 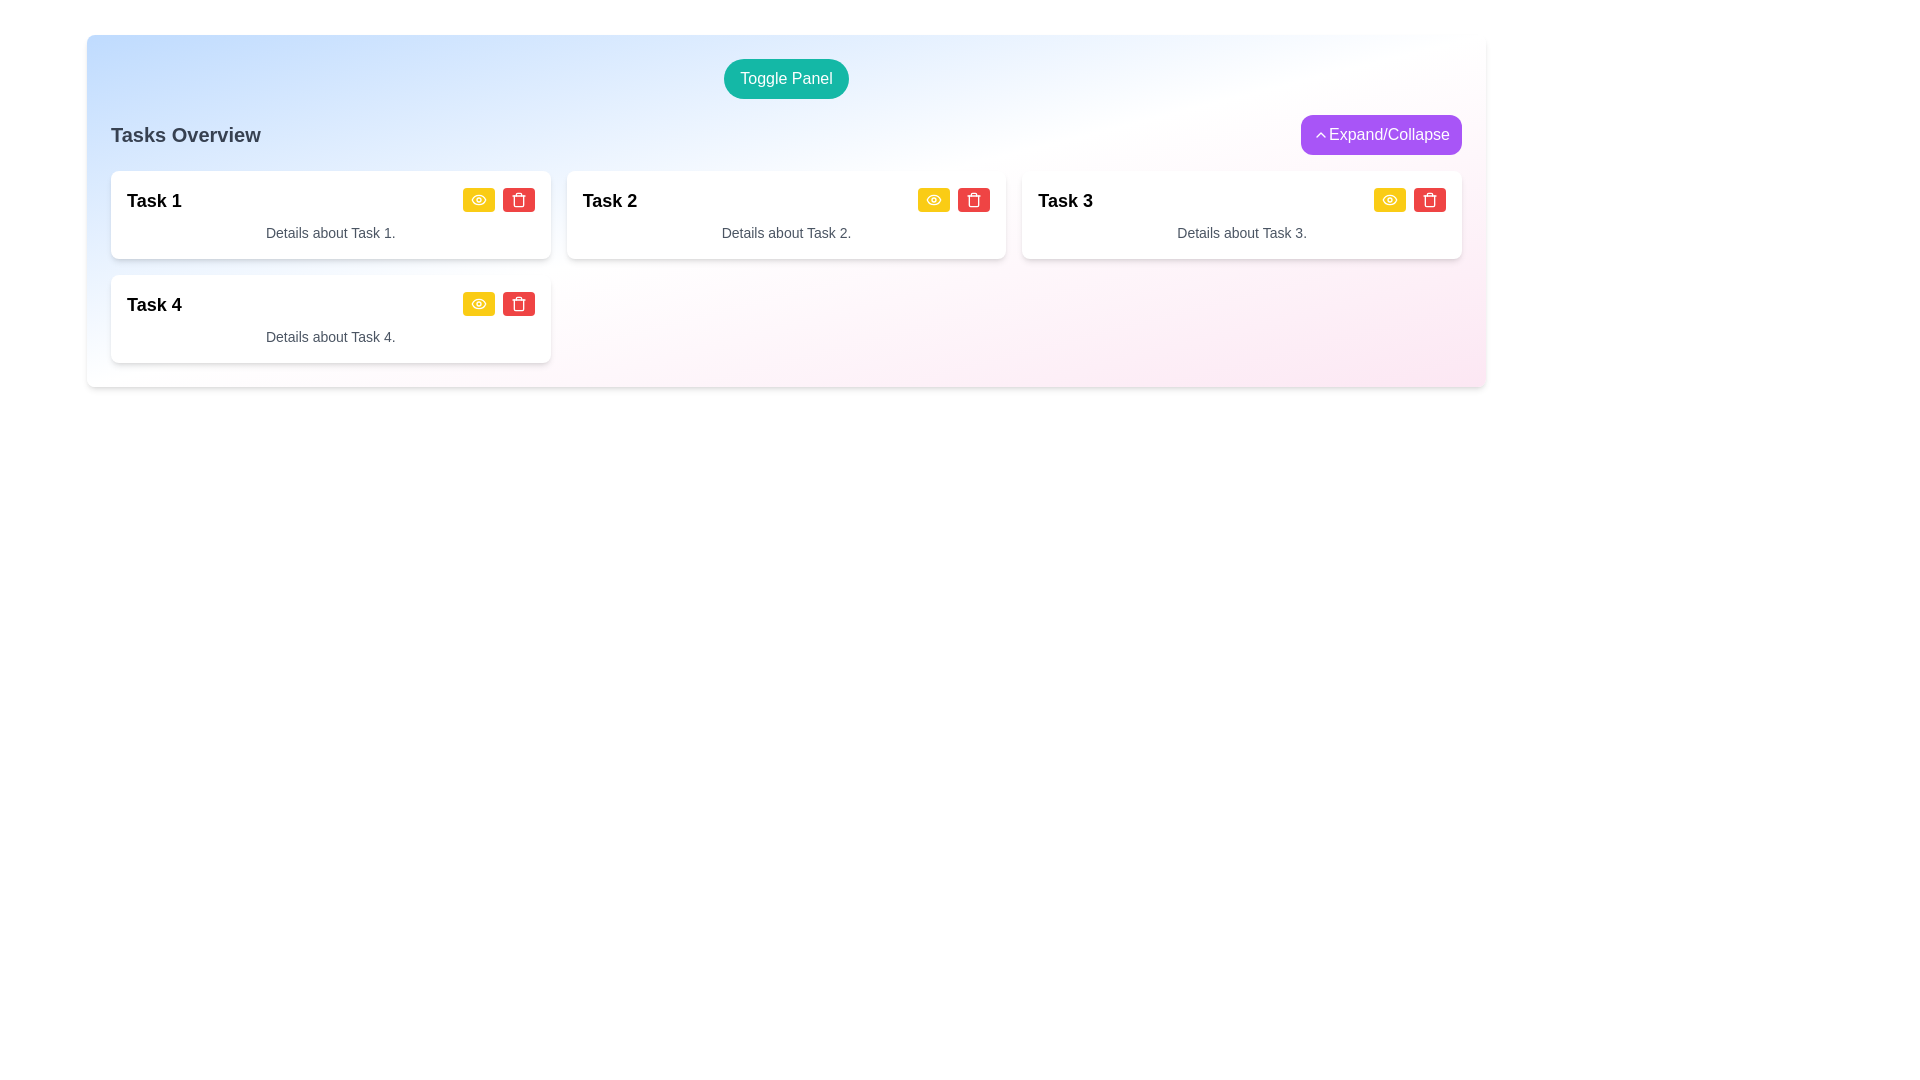 What do you see at coordinates (330, 335) in the screenshot?
I see `the text label reading 'Details about Task 4.' in gray font, located in the second row, first column of the task list section for 'Task 4'` at bounding box center [330, 335].